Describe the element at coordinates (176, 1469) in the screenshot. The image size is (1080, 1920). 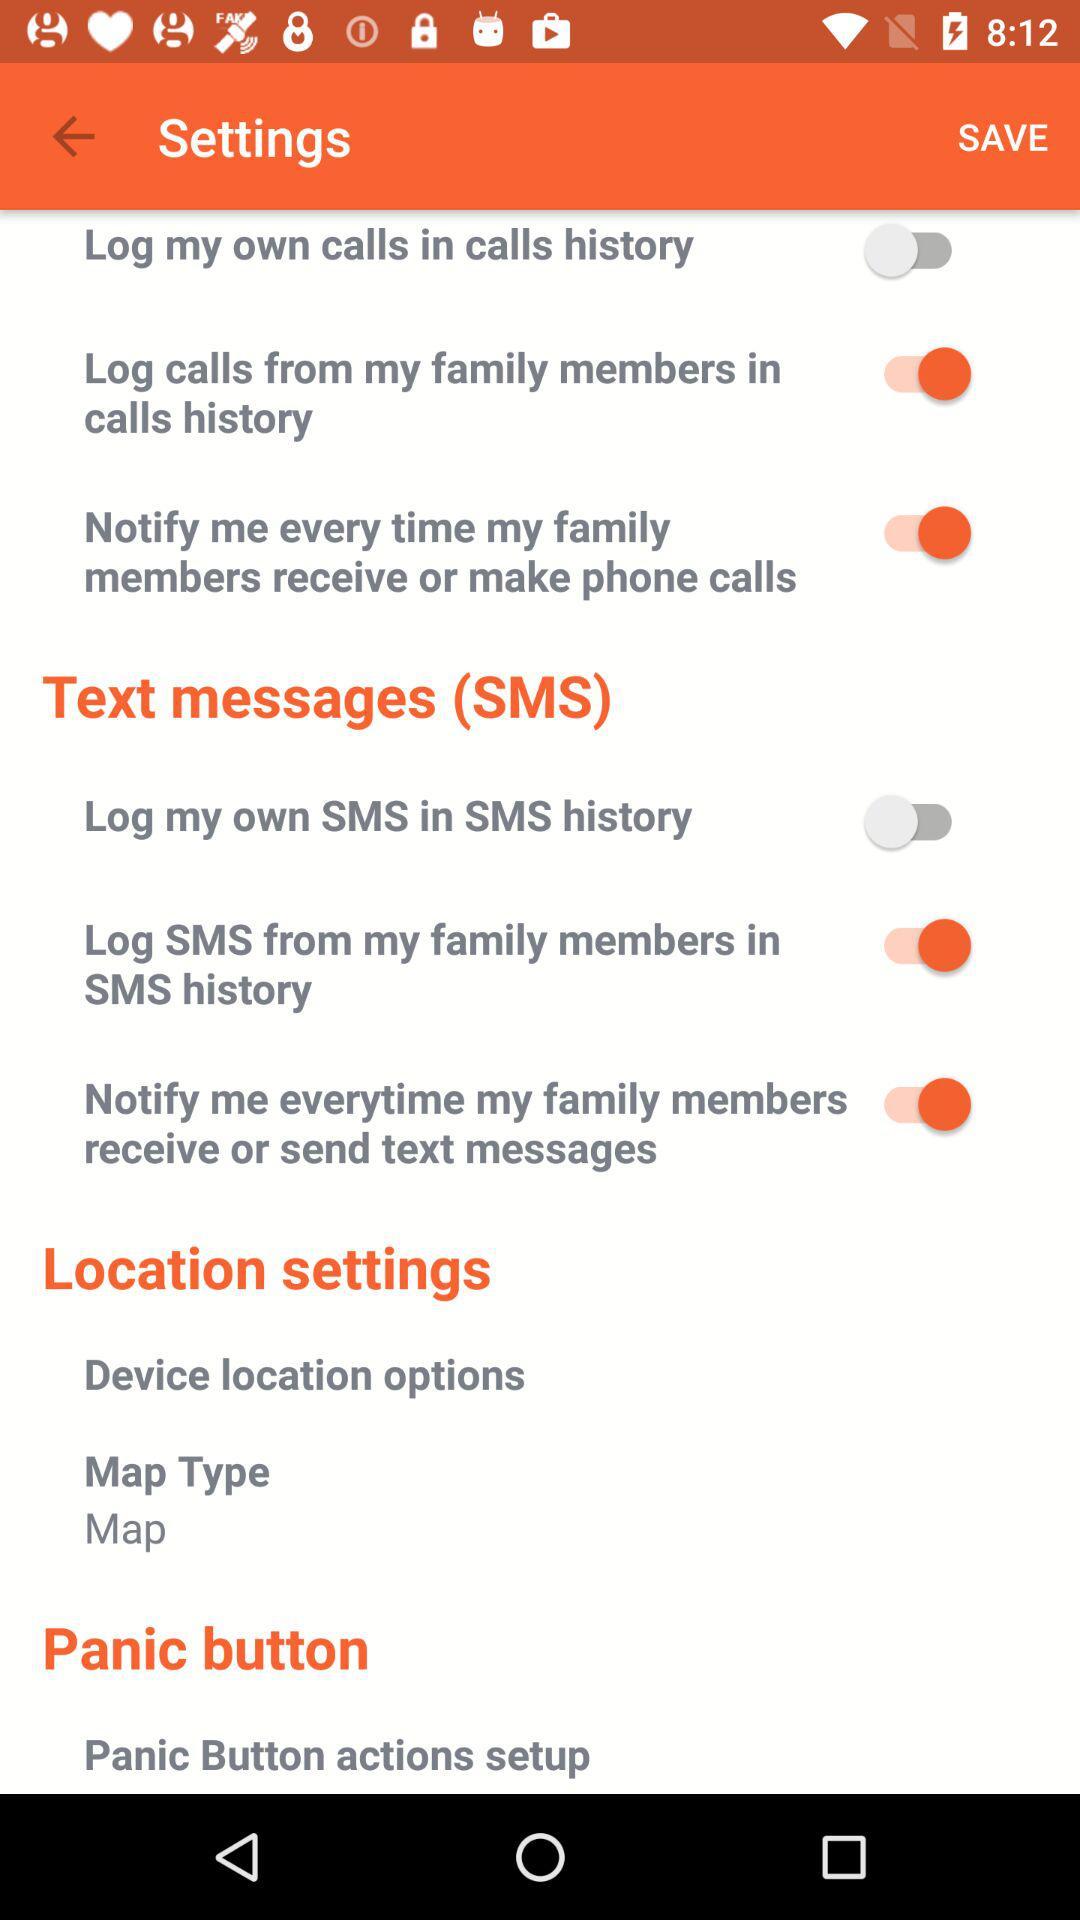
I see `the item above map item` at that location.